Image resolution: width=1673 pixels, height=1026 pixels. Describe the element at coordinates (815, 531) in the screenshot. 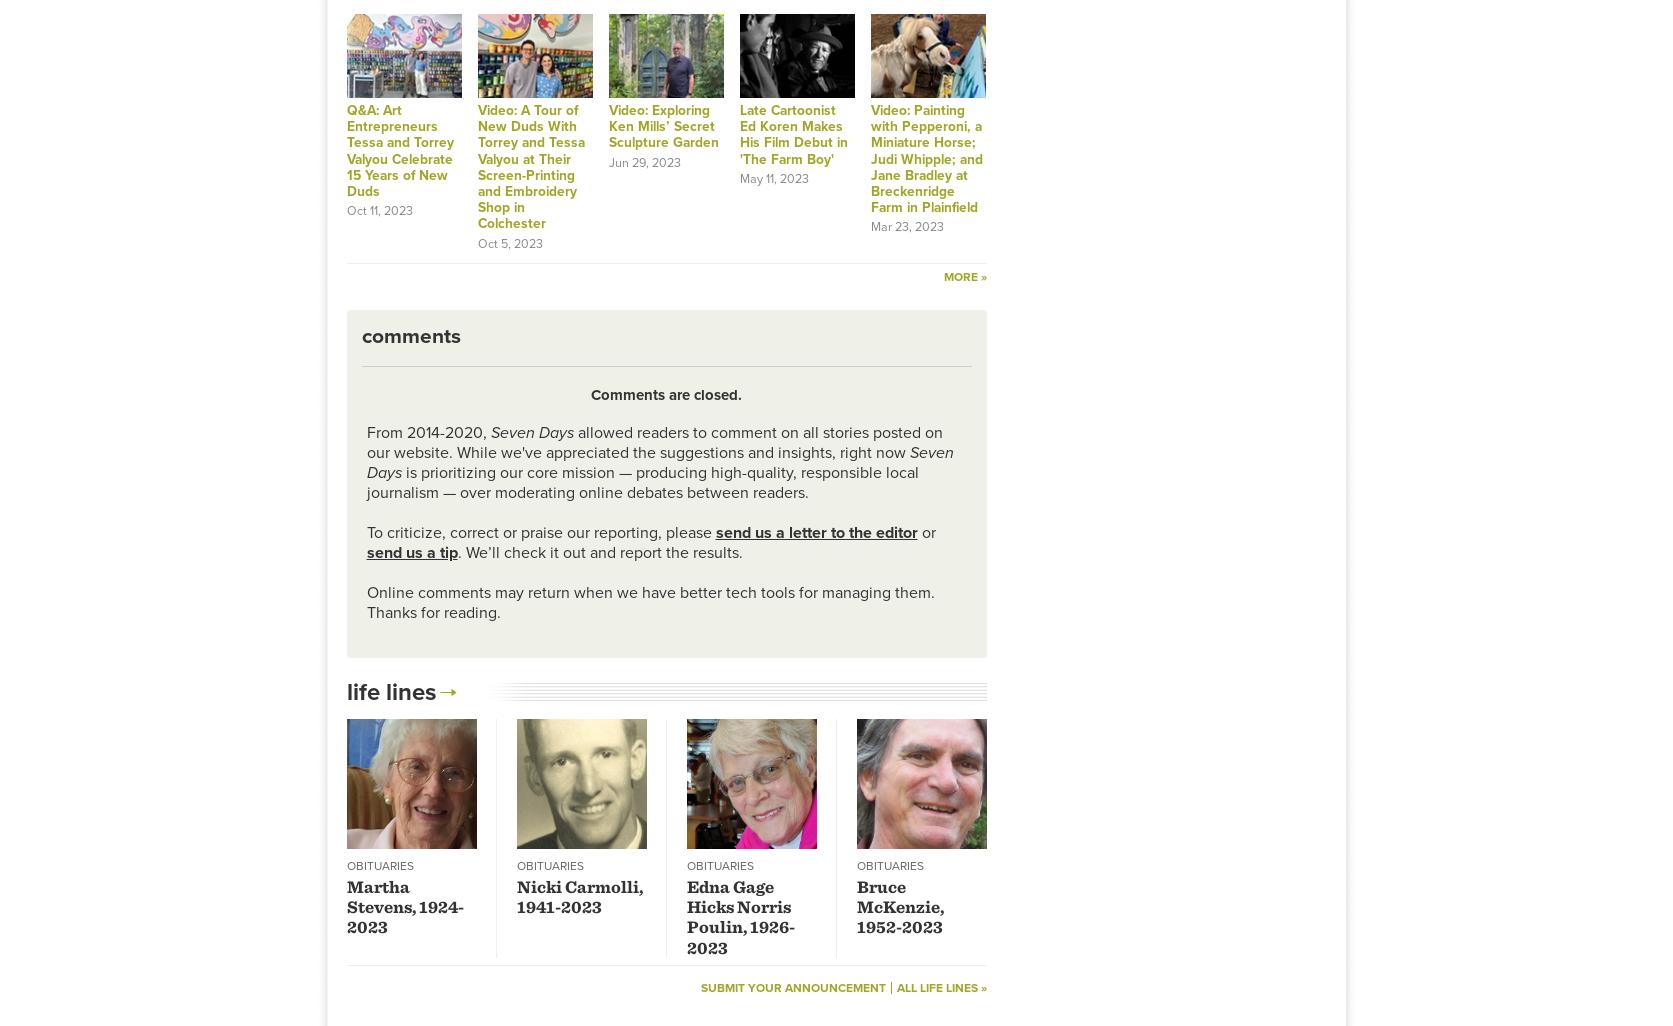

I see `'send us a letter to the editor'` at that location.